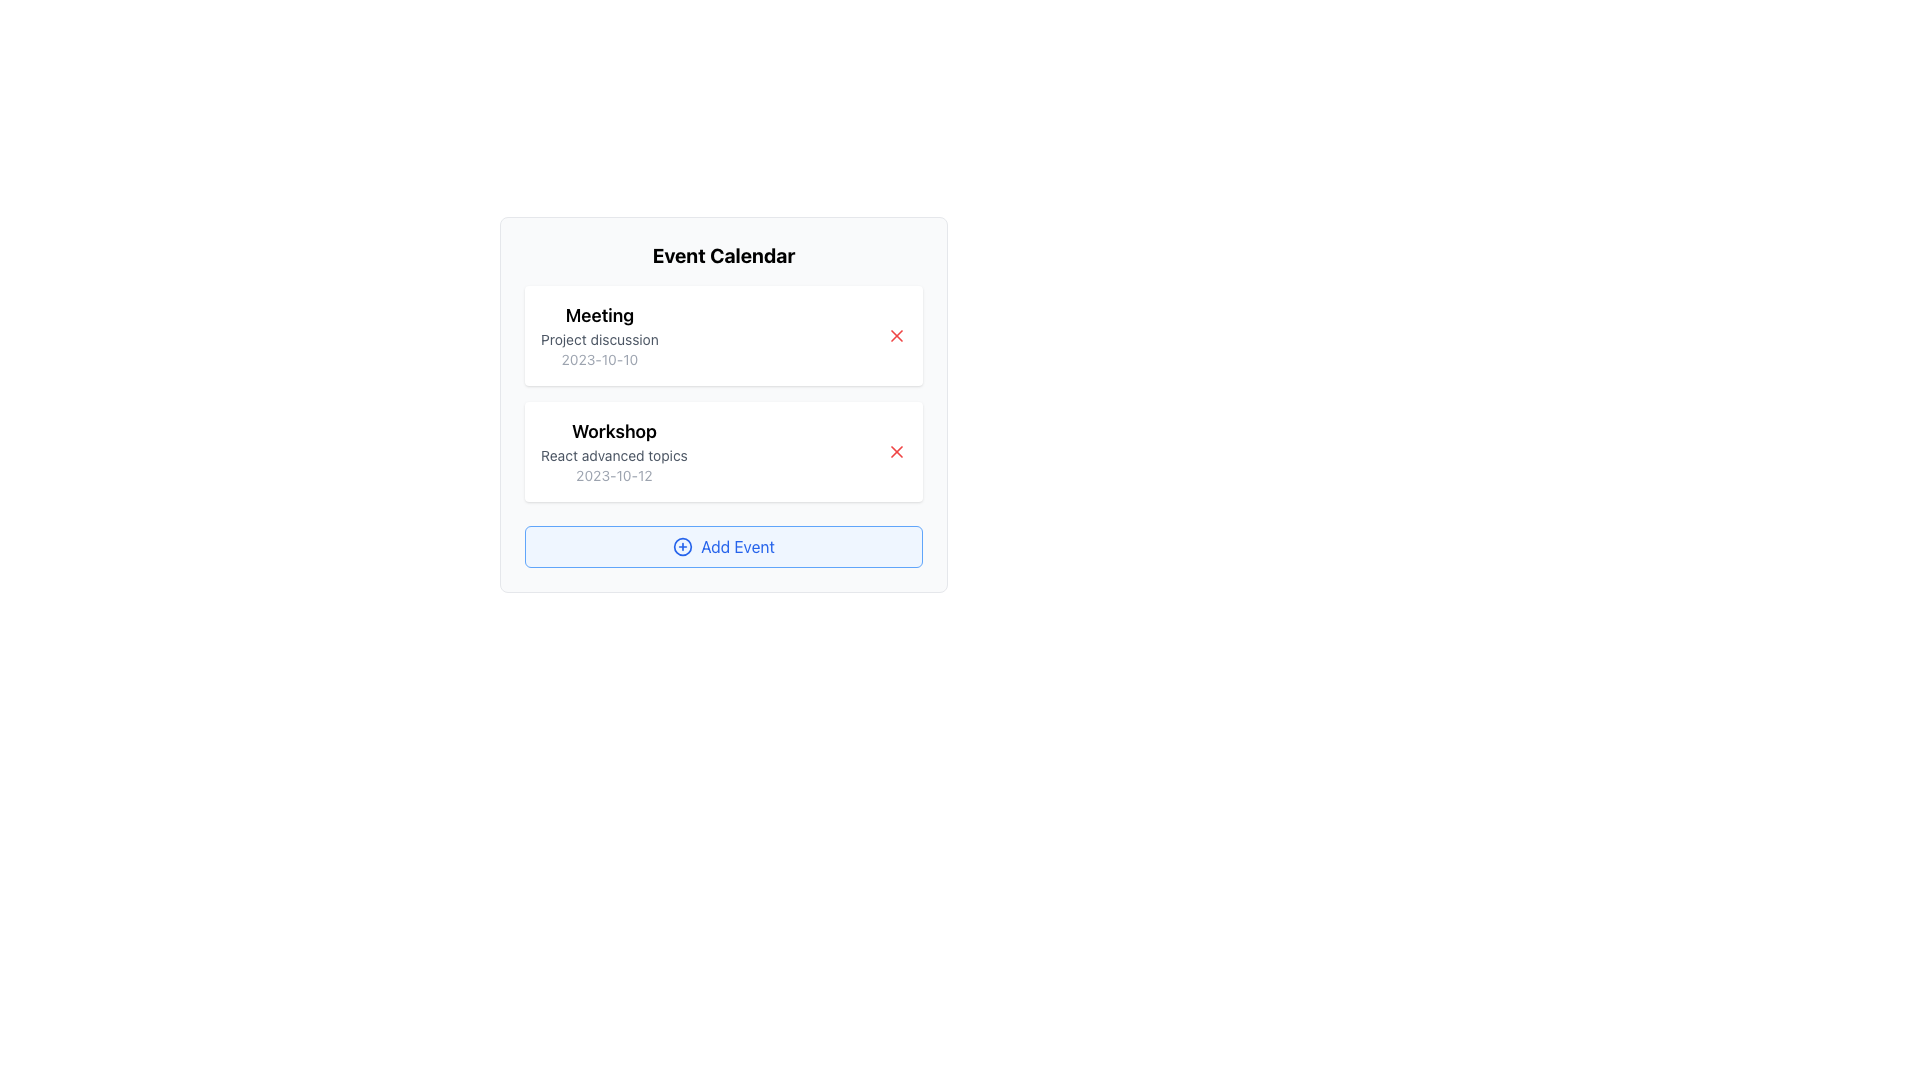 The height and width of the screenshot is (1080, 1920). Describe the element at coordinates (723, 547) in the screenshot. I see `the 'Add Event' button with a light blue background and blue border located at the bottom of the 'Event Calendar' card` at that location.